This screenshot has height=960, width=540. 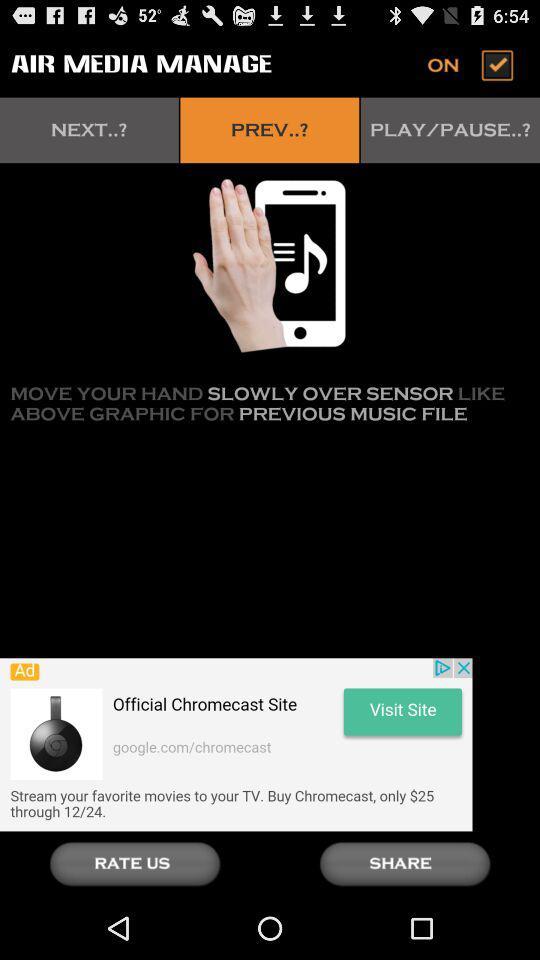 What do you see at coordinates (472, 64) in the screenshot?
I see `switch on or off button` at bounding box center [472, 64].